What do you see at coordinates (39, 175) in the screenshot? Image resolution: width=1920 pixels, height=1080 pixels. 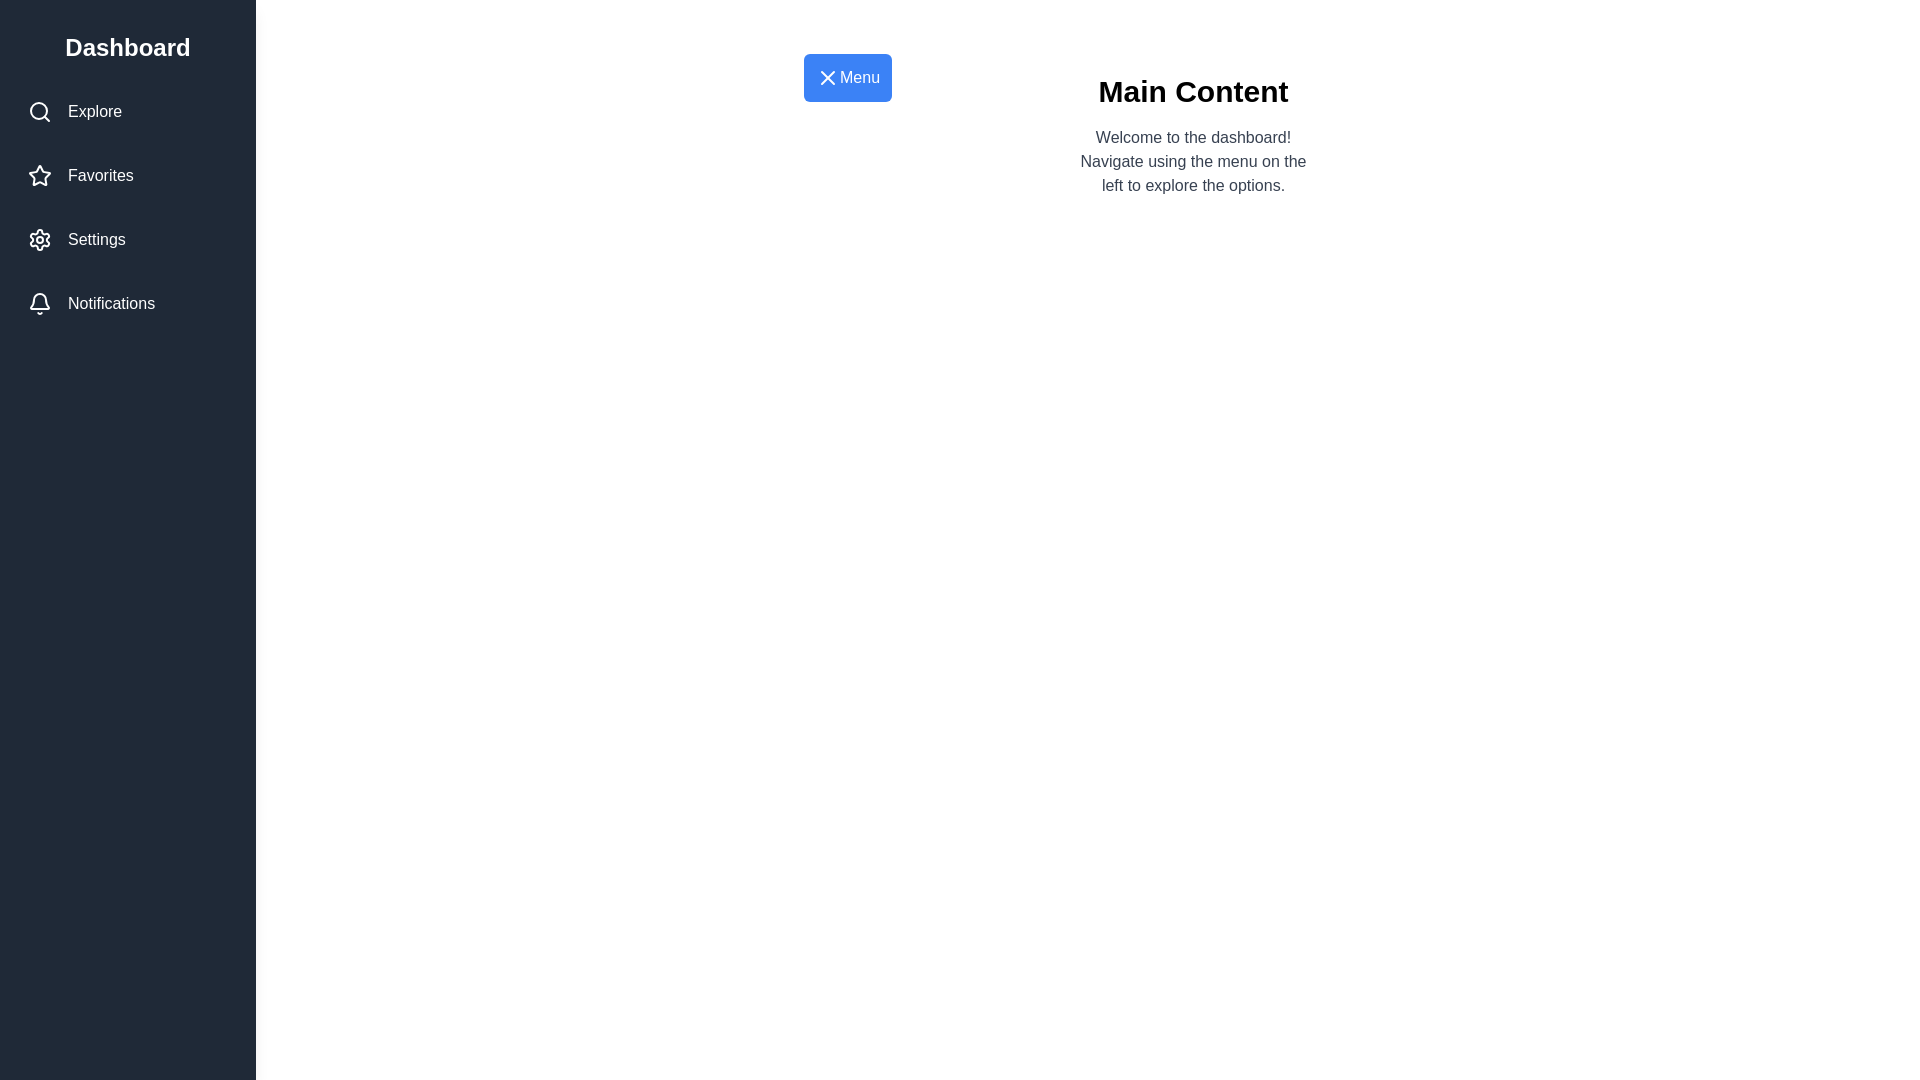 I see `the star-shaped icon for the 'Favorites' menu item located in the vertical menu on the dark sidebar` at bounding box center [39, 175].